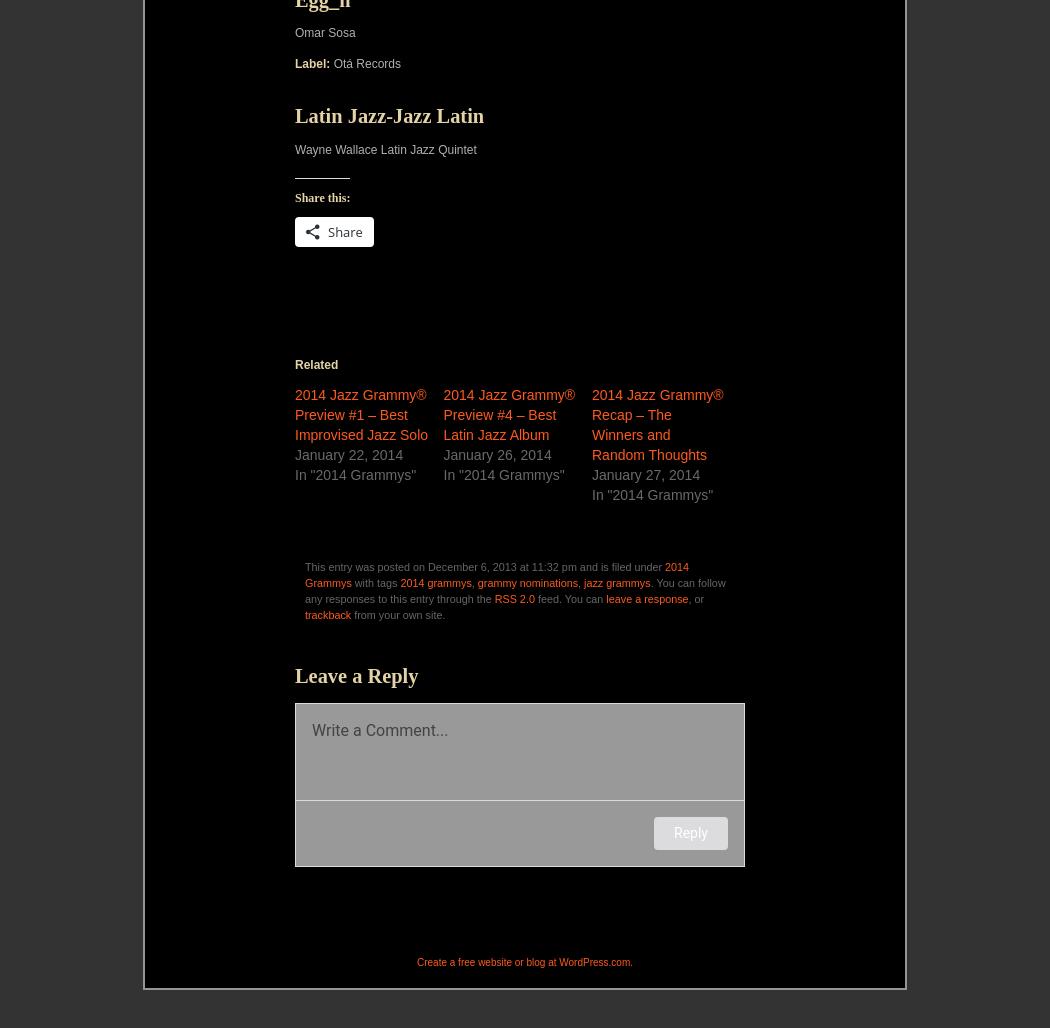 The image size is (1050, 1028). I want to click on 'Label:', so click(312, 64).